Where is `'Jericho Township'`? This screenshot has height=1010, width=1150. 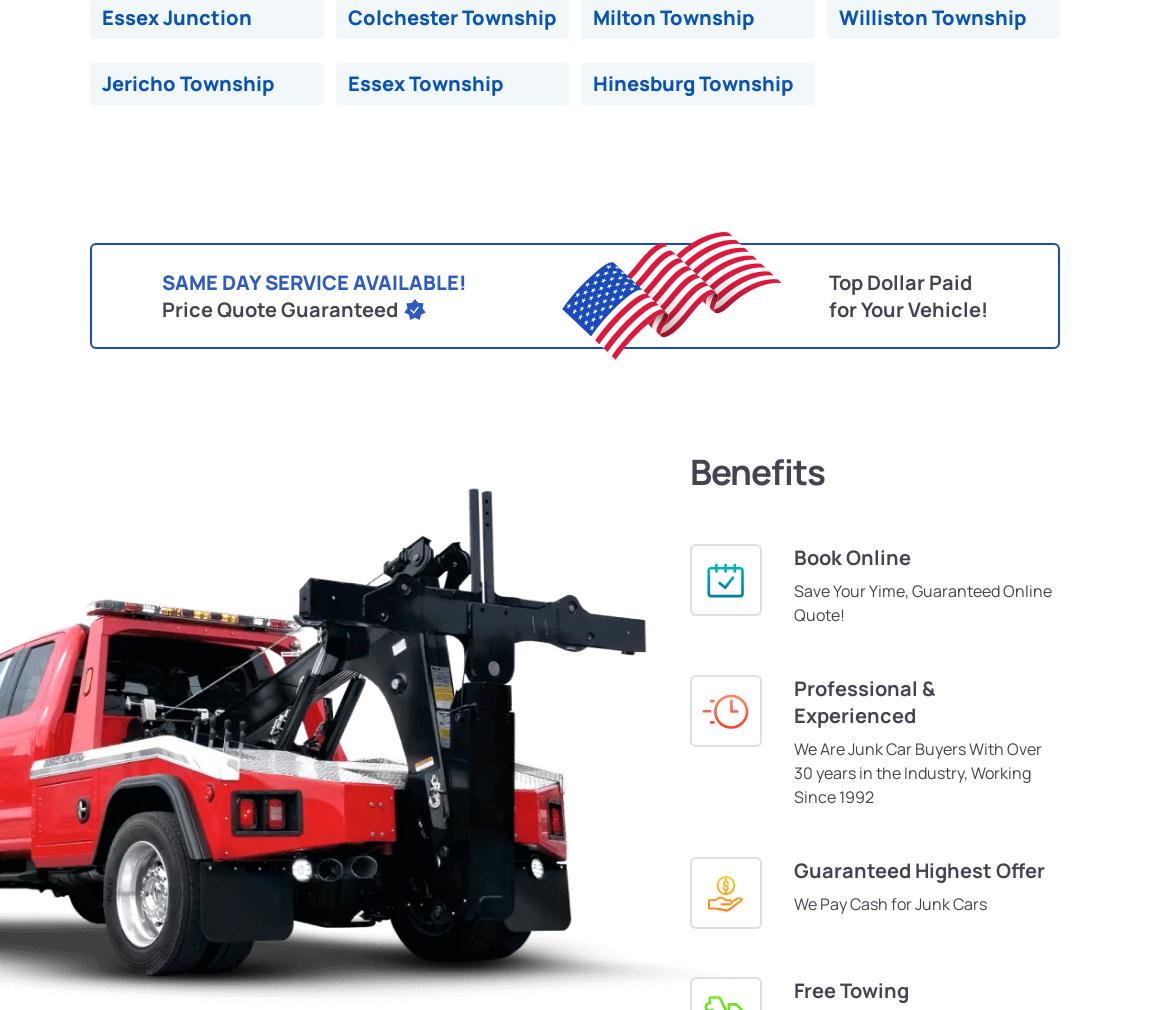 'Jericho Township' is located at coordinates (187, 82).